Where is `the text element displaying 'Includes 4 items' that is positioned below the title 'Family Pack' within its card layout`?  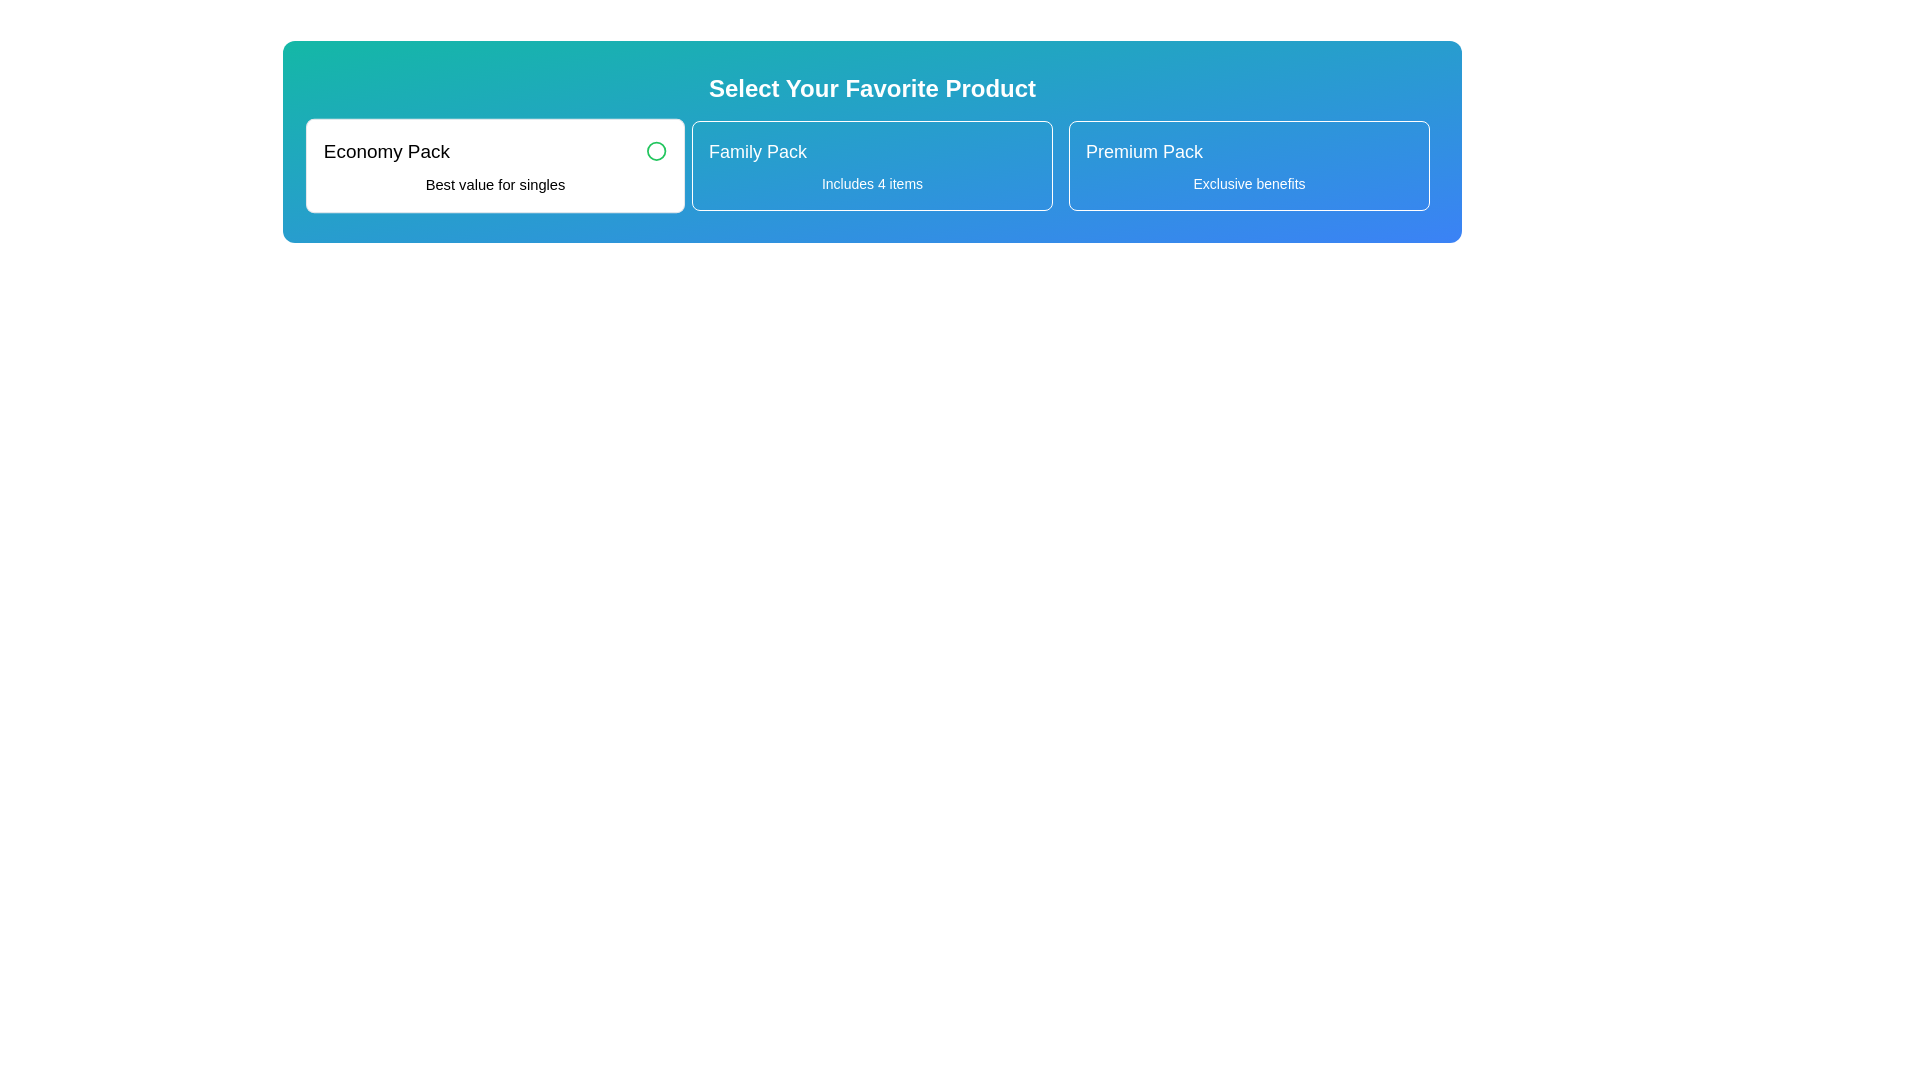
the text element displaying 'Includes 4 items' that is positioned below the title 'Family Pack' within its card layout is located at coordinates (872, 184).